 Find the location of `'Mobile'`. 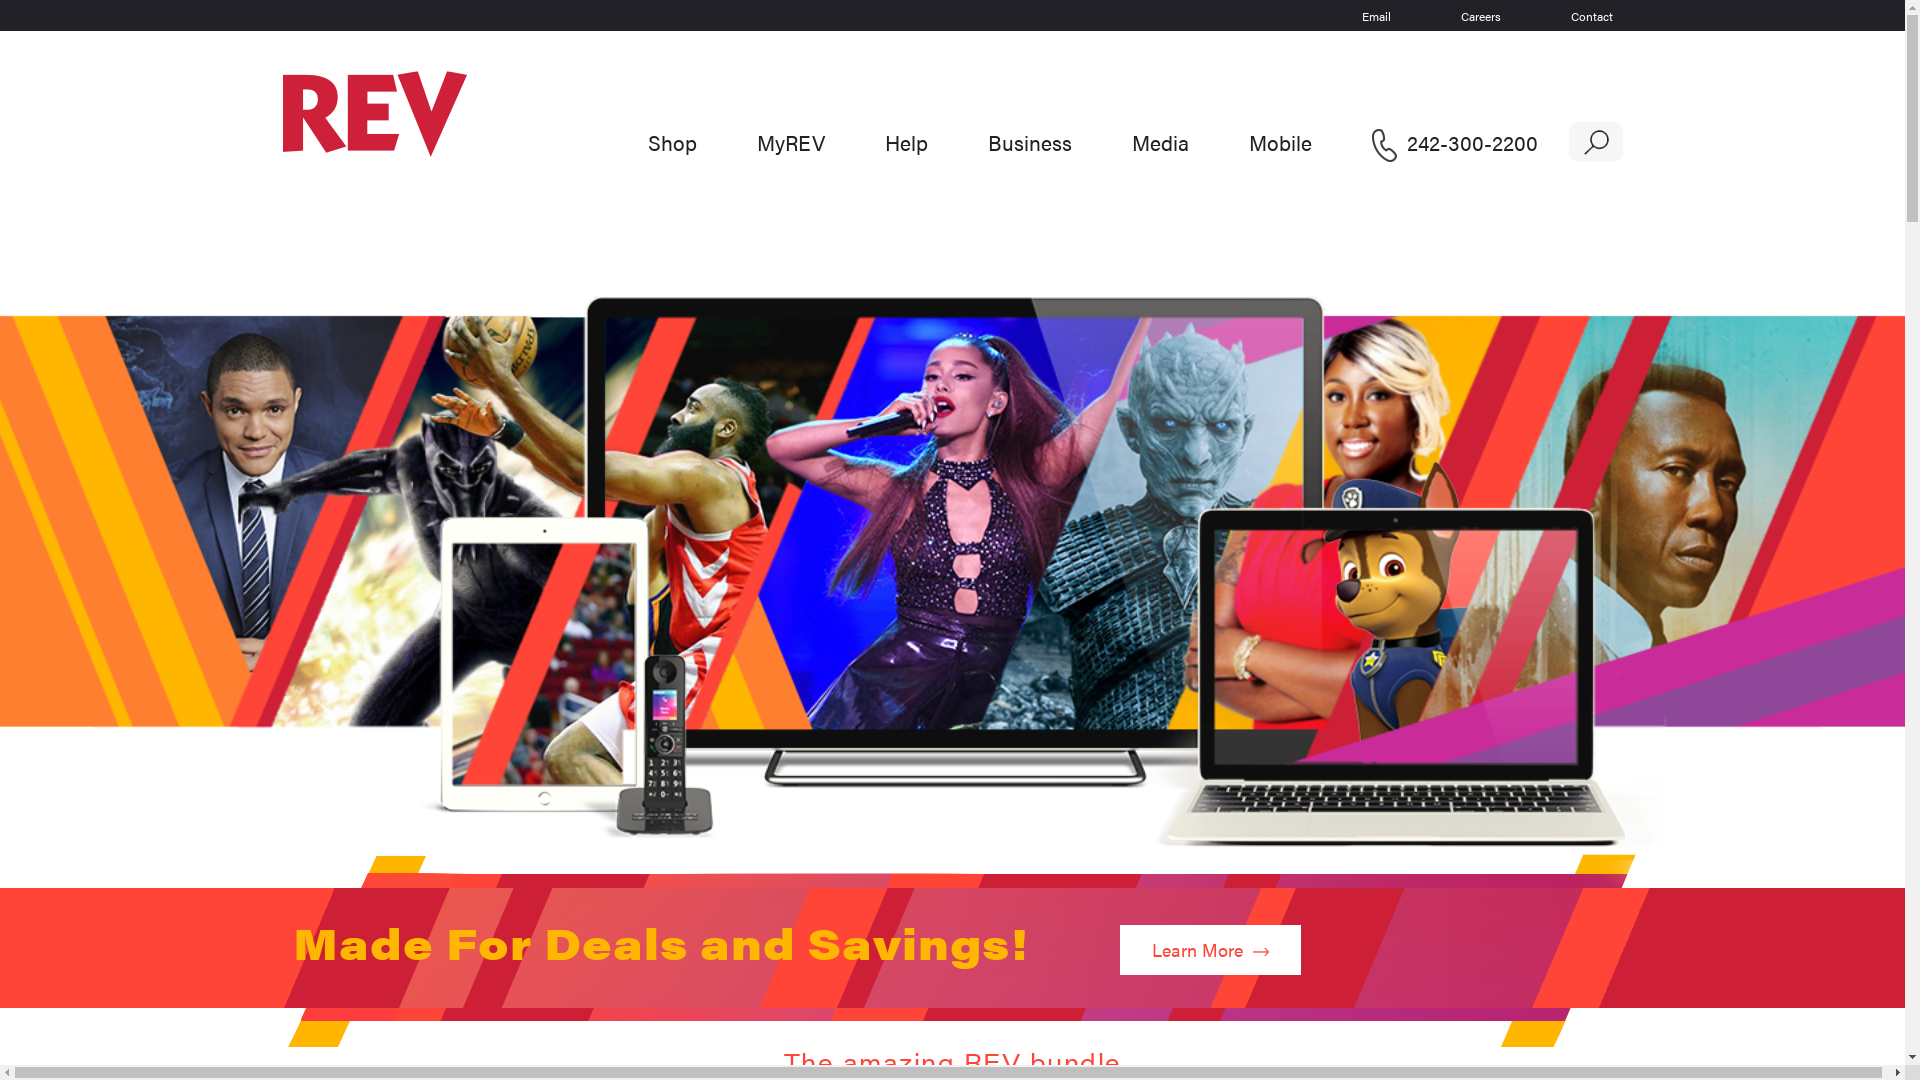

'Mobile' is located at coordinates (1280, 141).